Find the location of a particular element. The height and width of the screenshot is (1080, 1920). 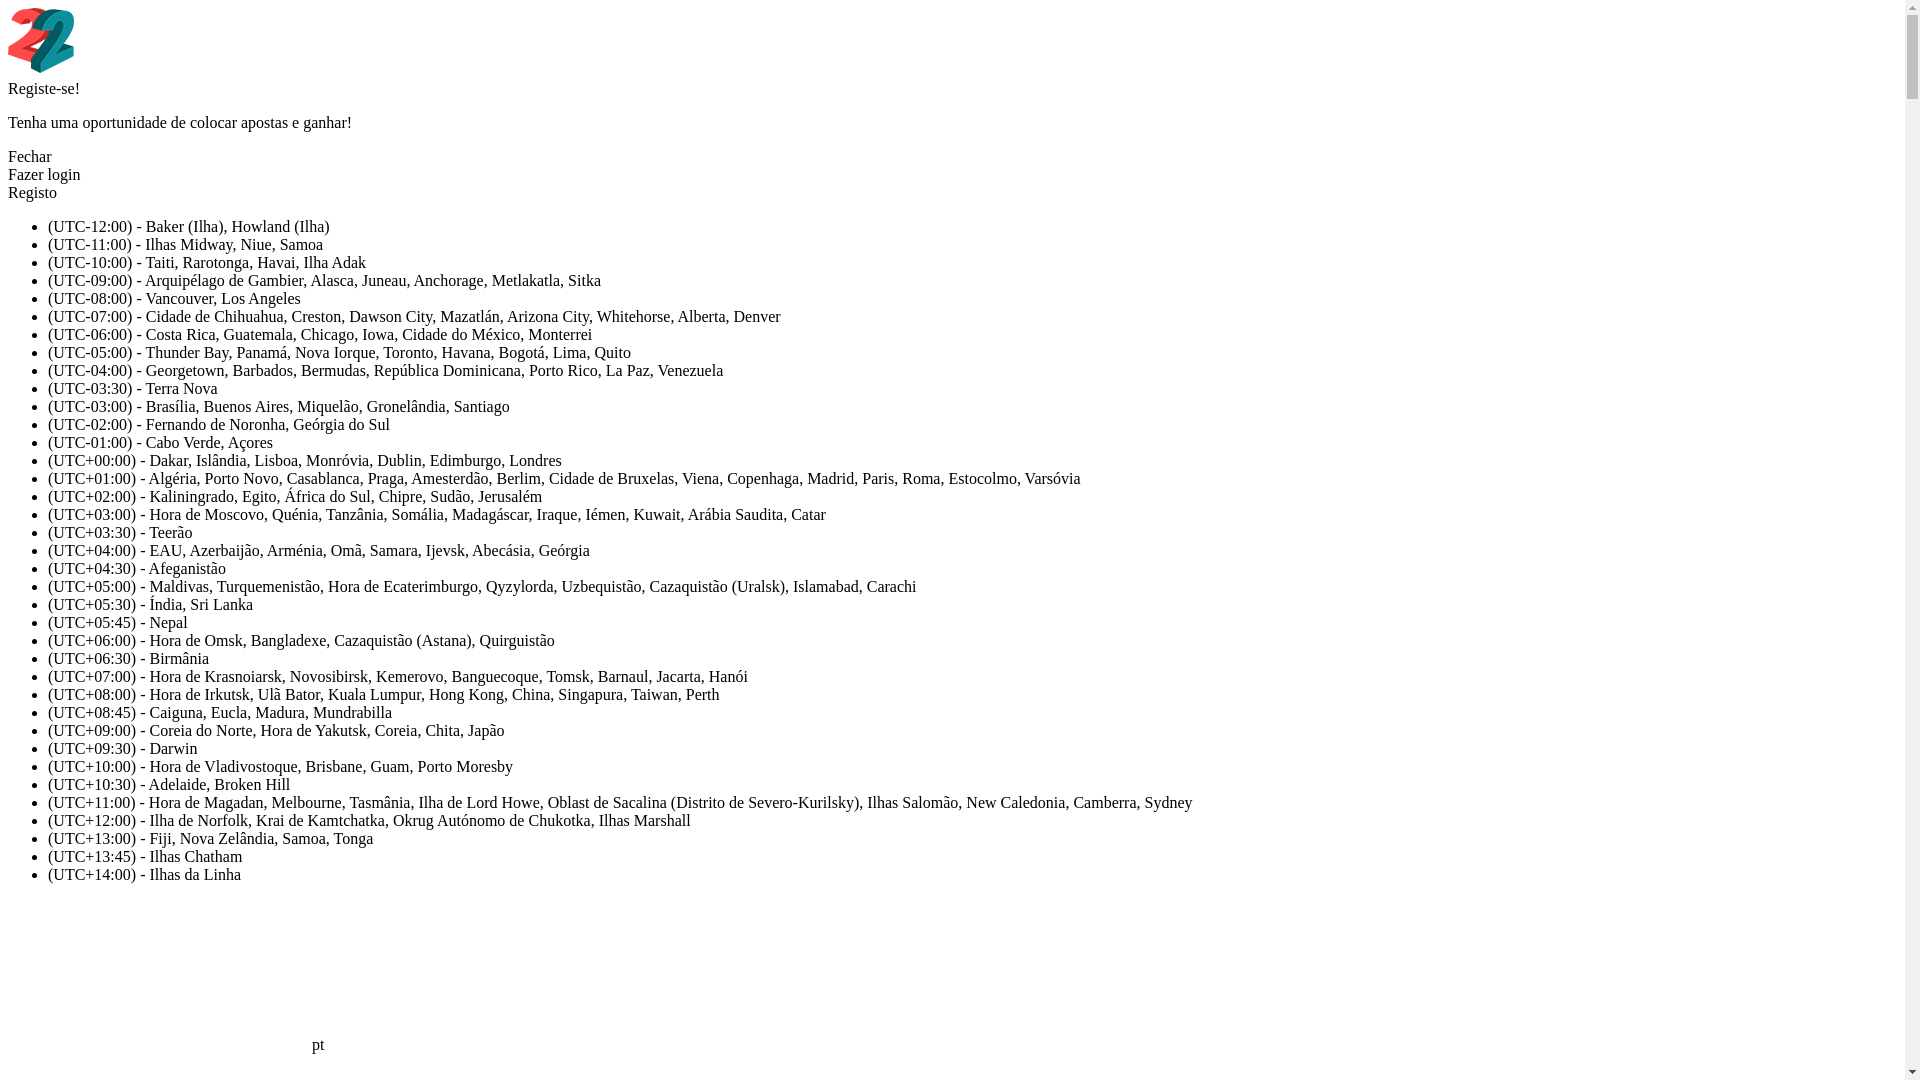

'Registo' is located at coordinates (8, 192).